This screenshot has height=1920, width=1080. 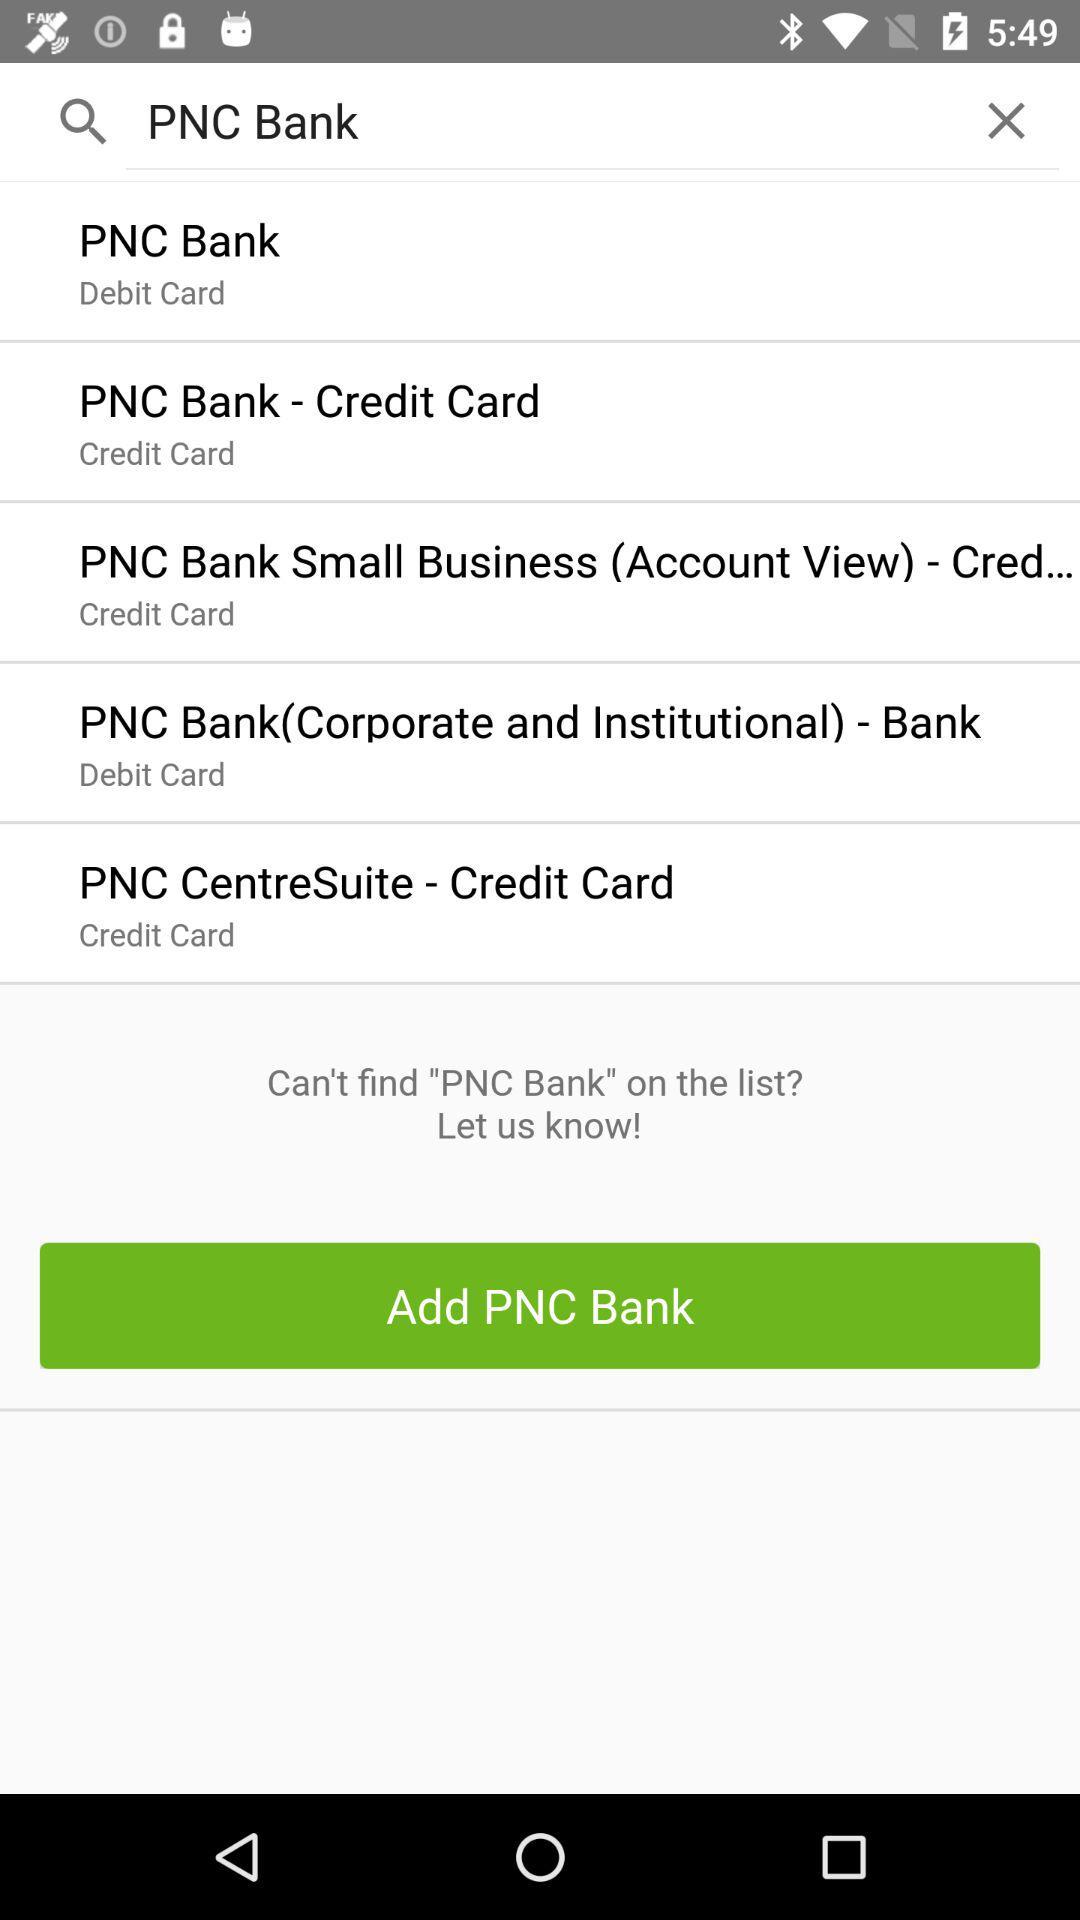 I want to click on icon below credit card item, so click(x=538, y=1102).